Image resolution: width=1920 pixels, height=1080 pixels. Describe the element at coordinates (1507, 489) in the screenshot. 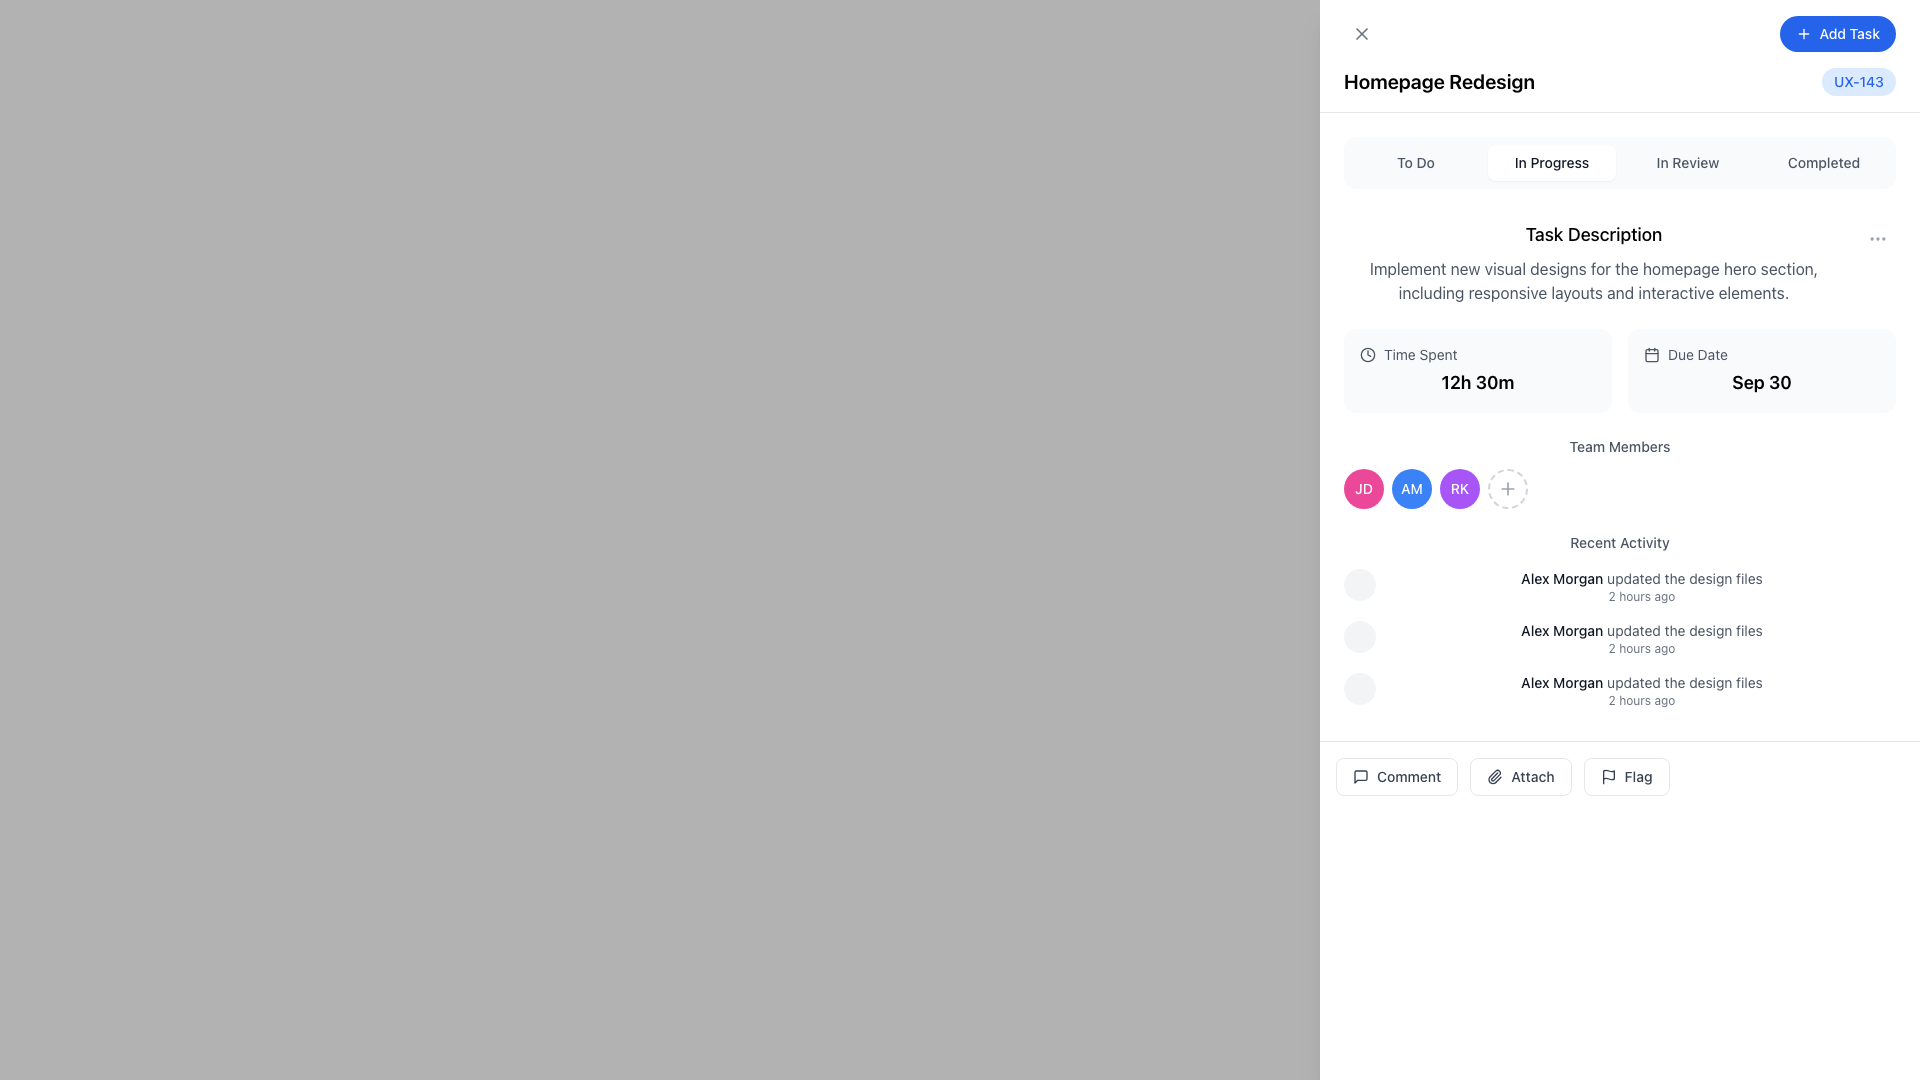

I see `the plus-shaped icon button within the 'Team Members' section for keyboard interaction` at that location.